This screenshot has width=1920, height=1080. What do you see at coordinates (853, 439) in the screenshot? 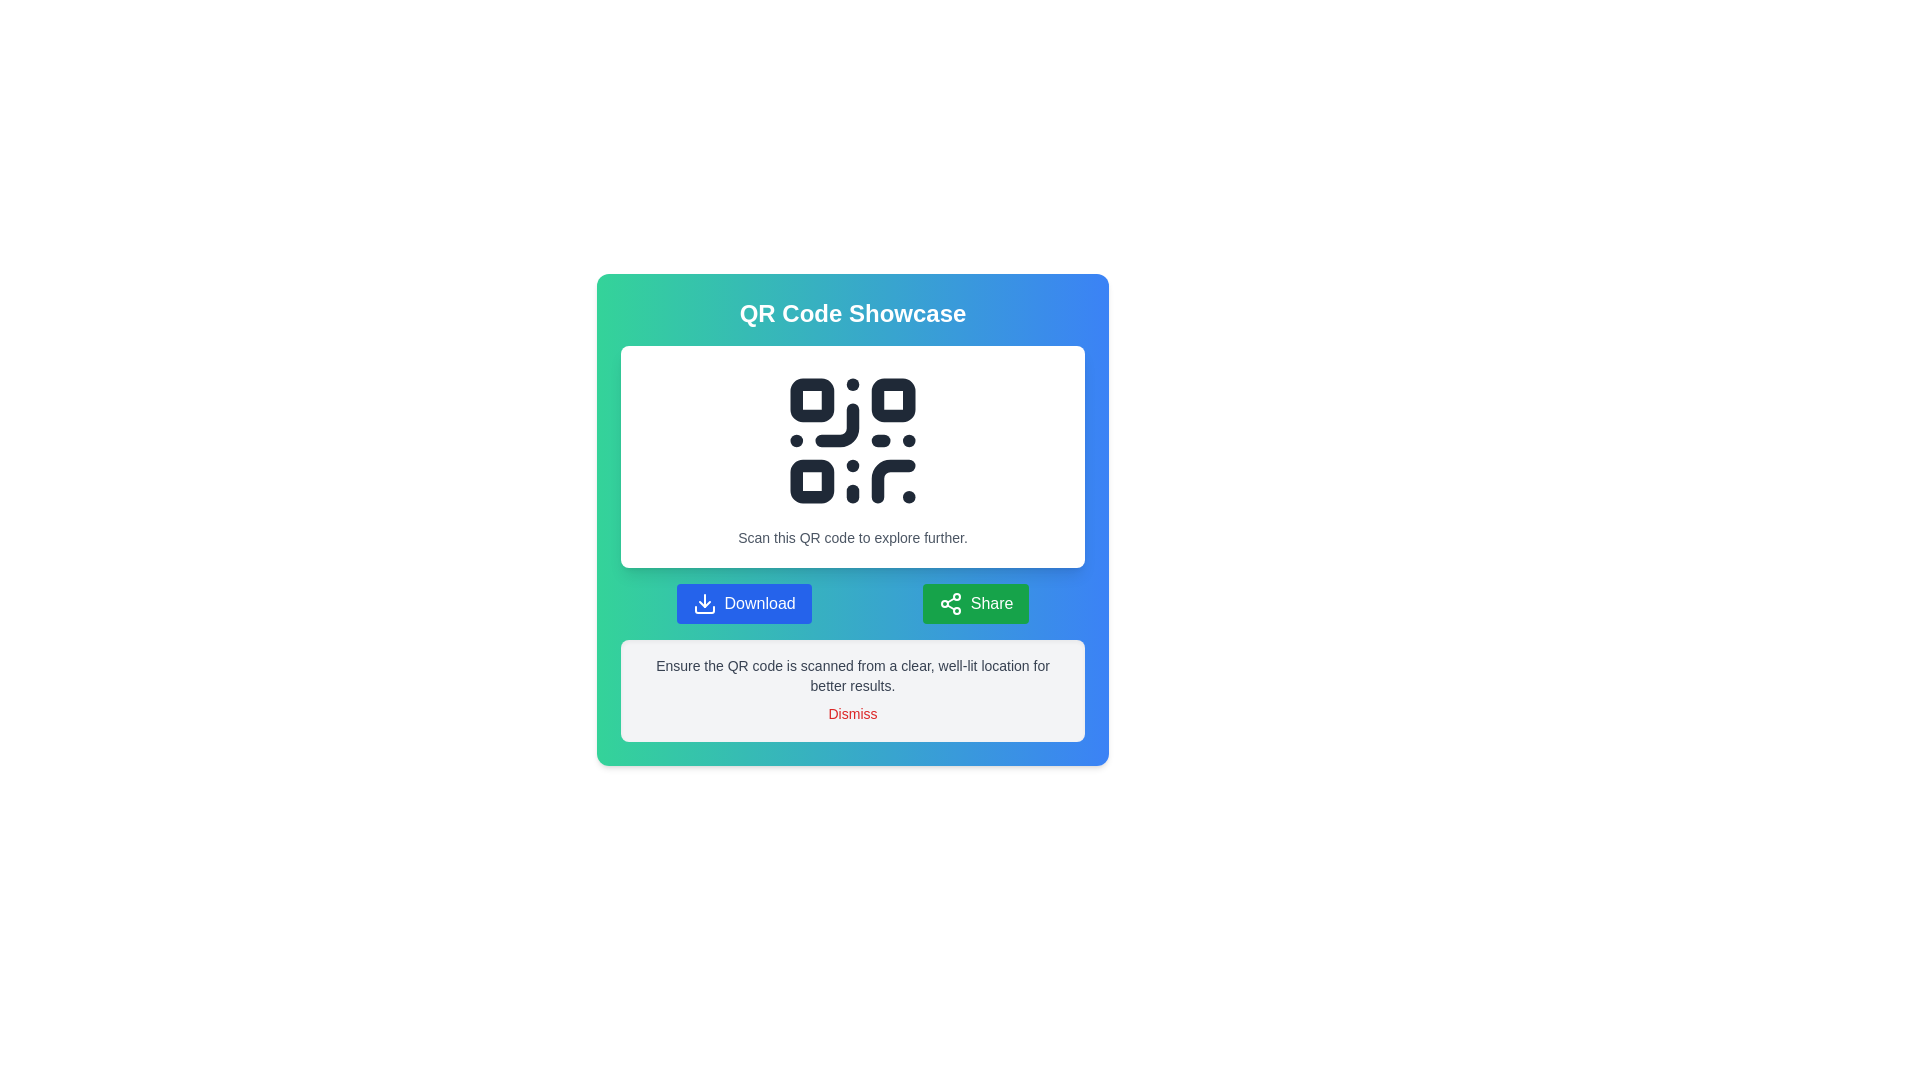
I see `the QR code element located within the 'QR Code Showcase' card, which is visually represented as a scannable QR code` at bounding box center [853, 439].